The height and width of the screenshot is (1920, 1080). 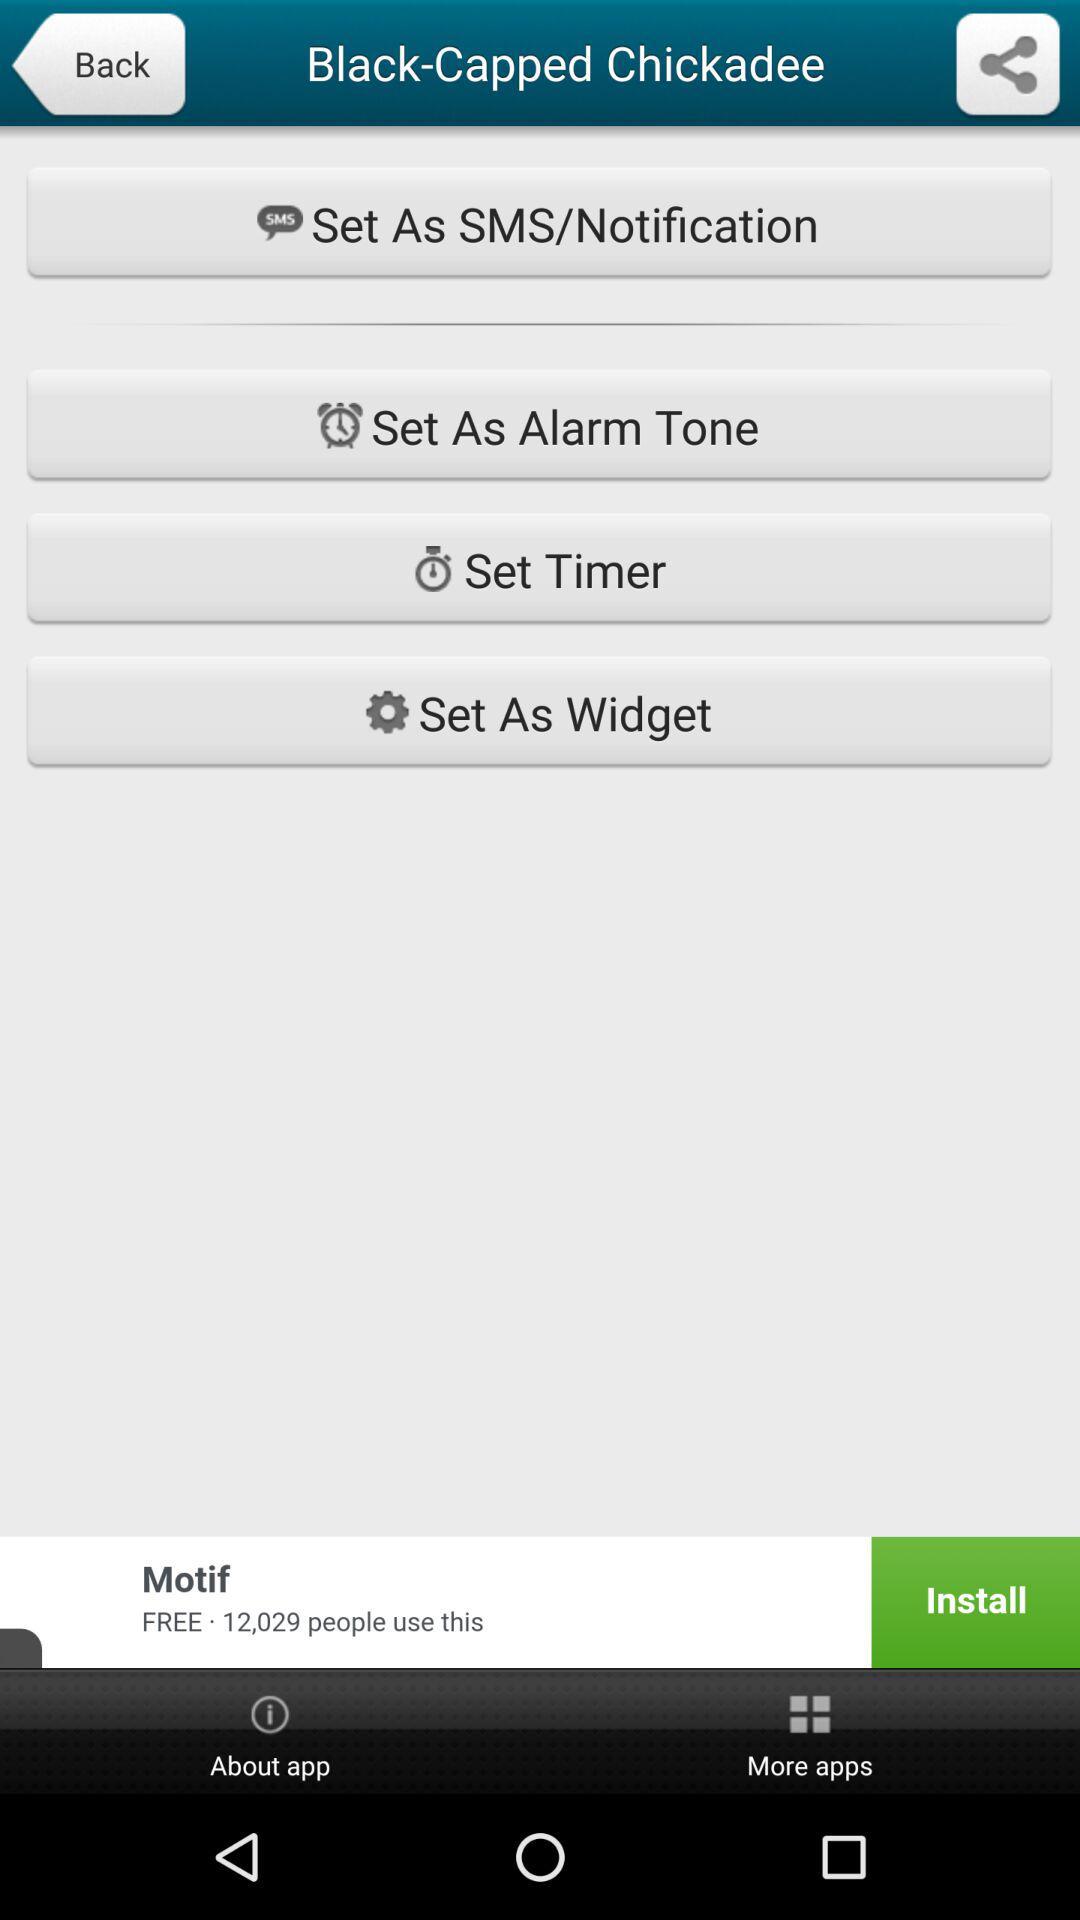 What do you see at coordinates (270, 1732) in the screenshot?
I see `about app button` at bounding box center [270, 1732].